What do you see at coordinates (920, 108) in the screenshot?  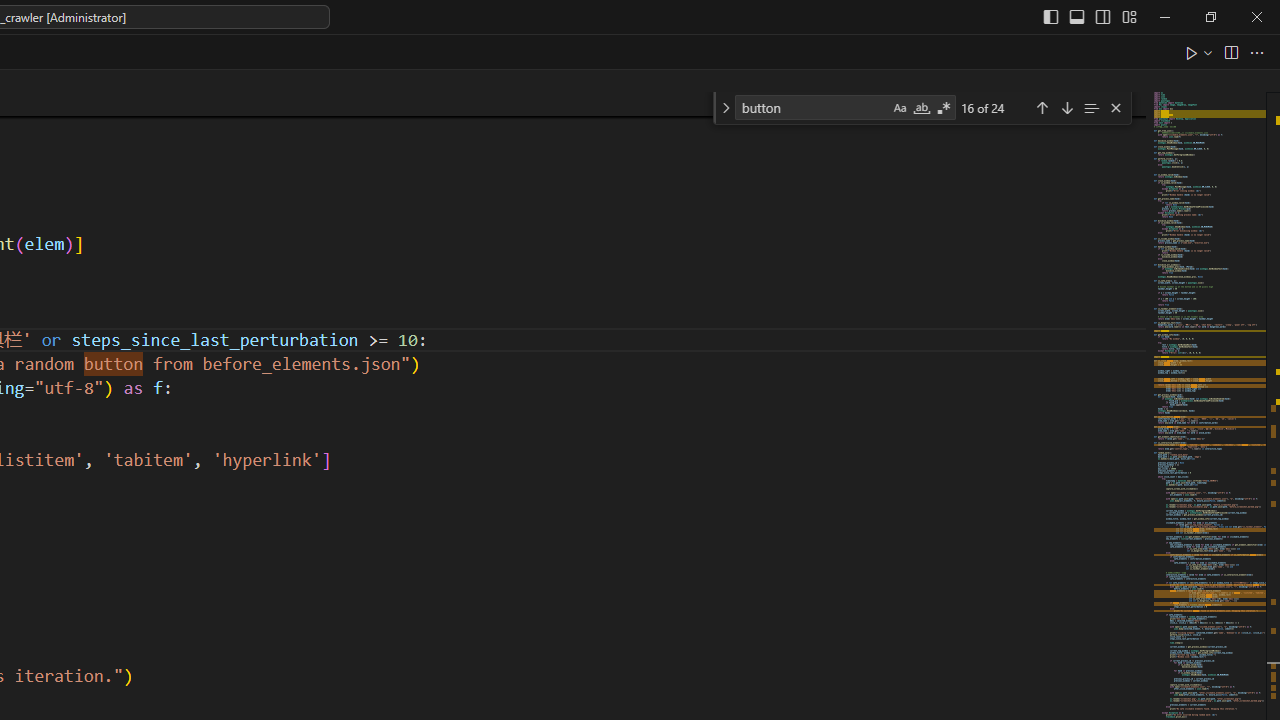 I see `'Match Whole Word (Alt+W)'` at bounding box center [920, 108].